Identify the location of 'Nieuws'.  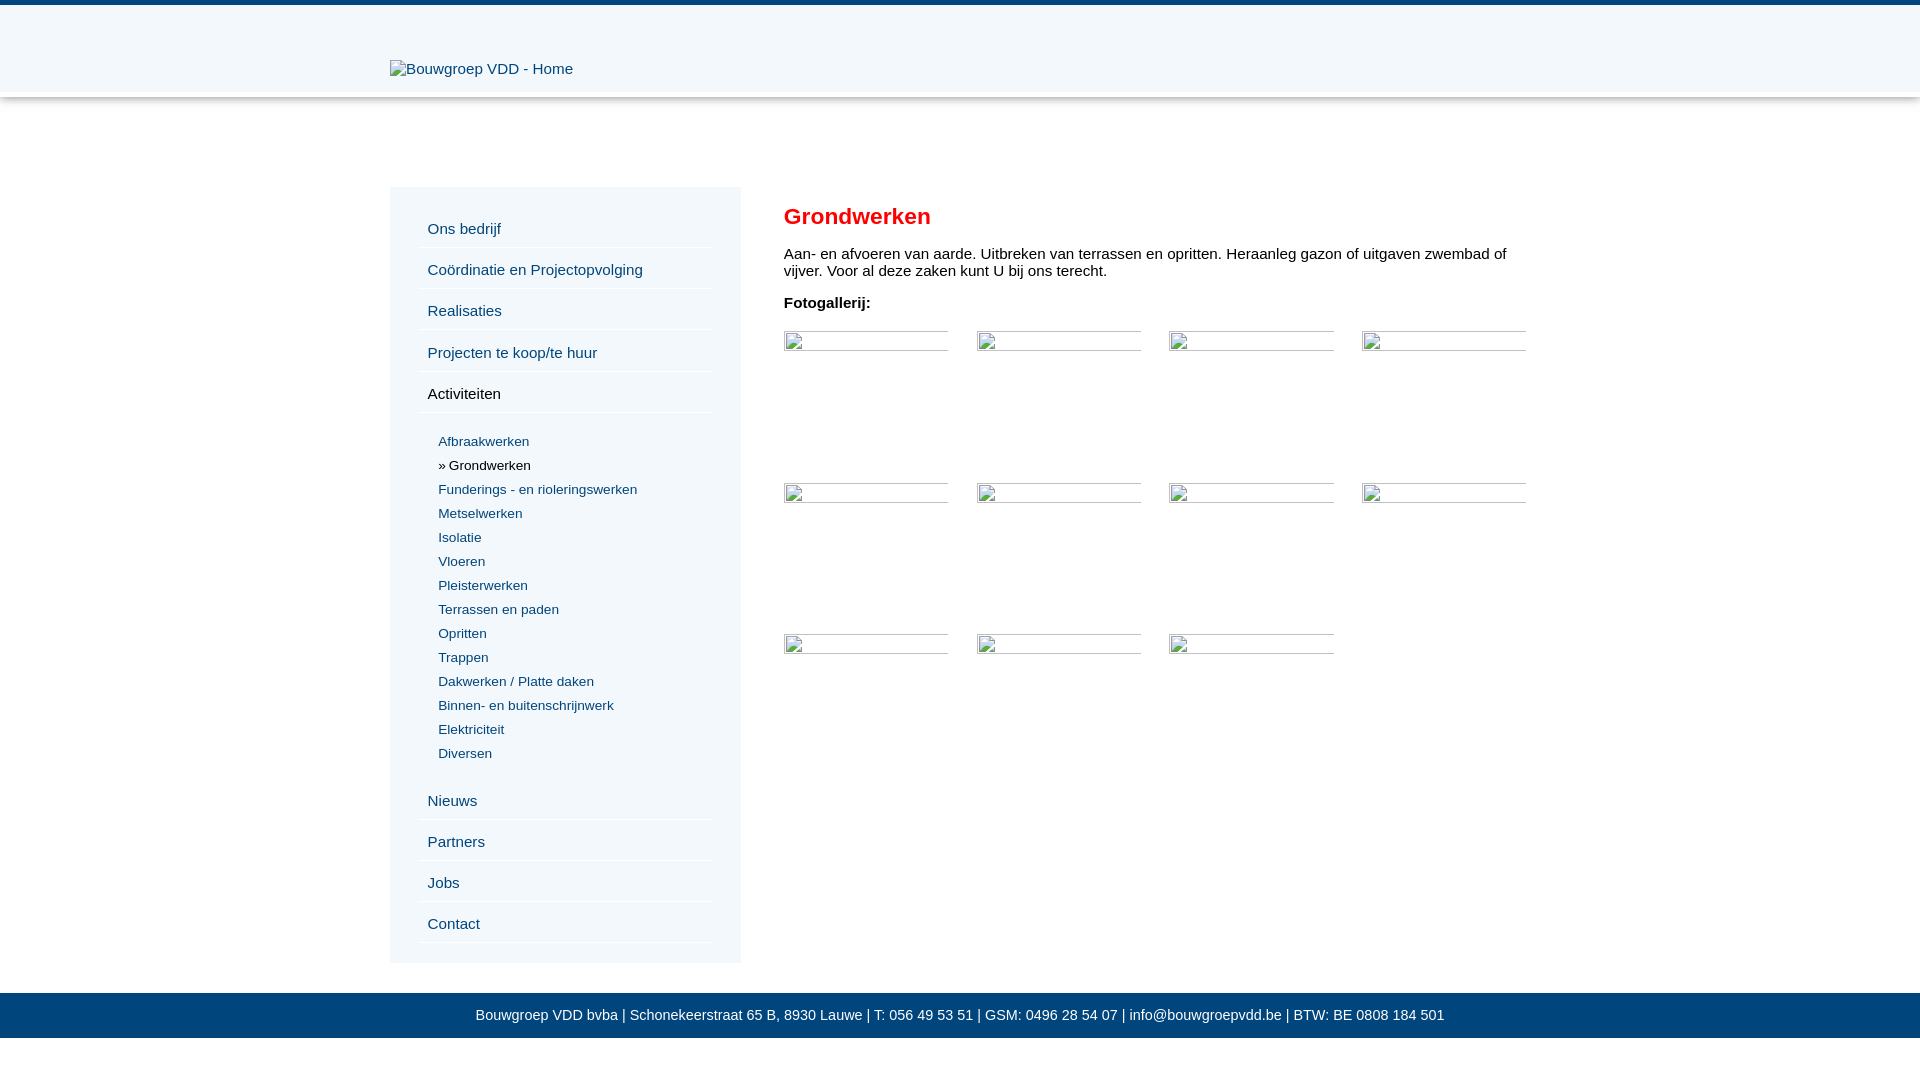
(564, 800).